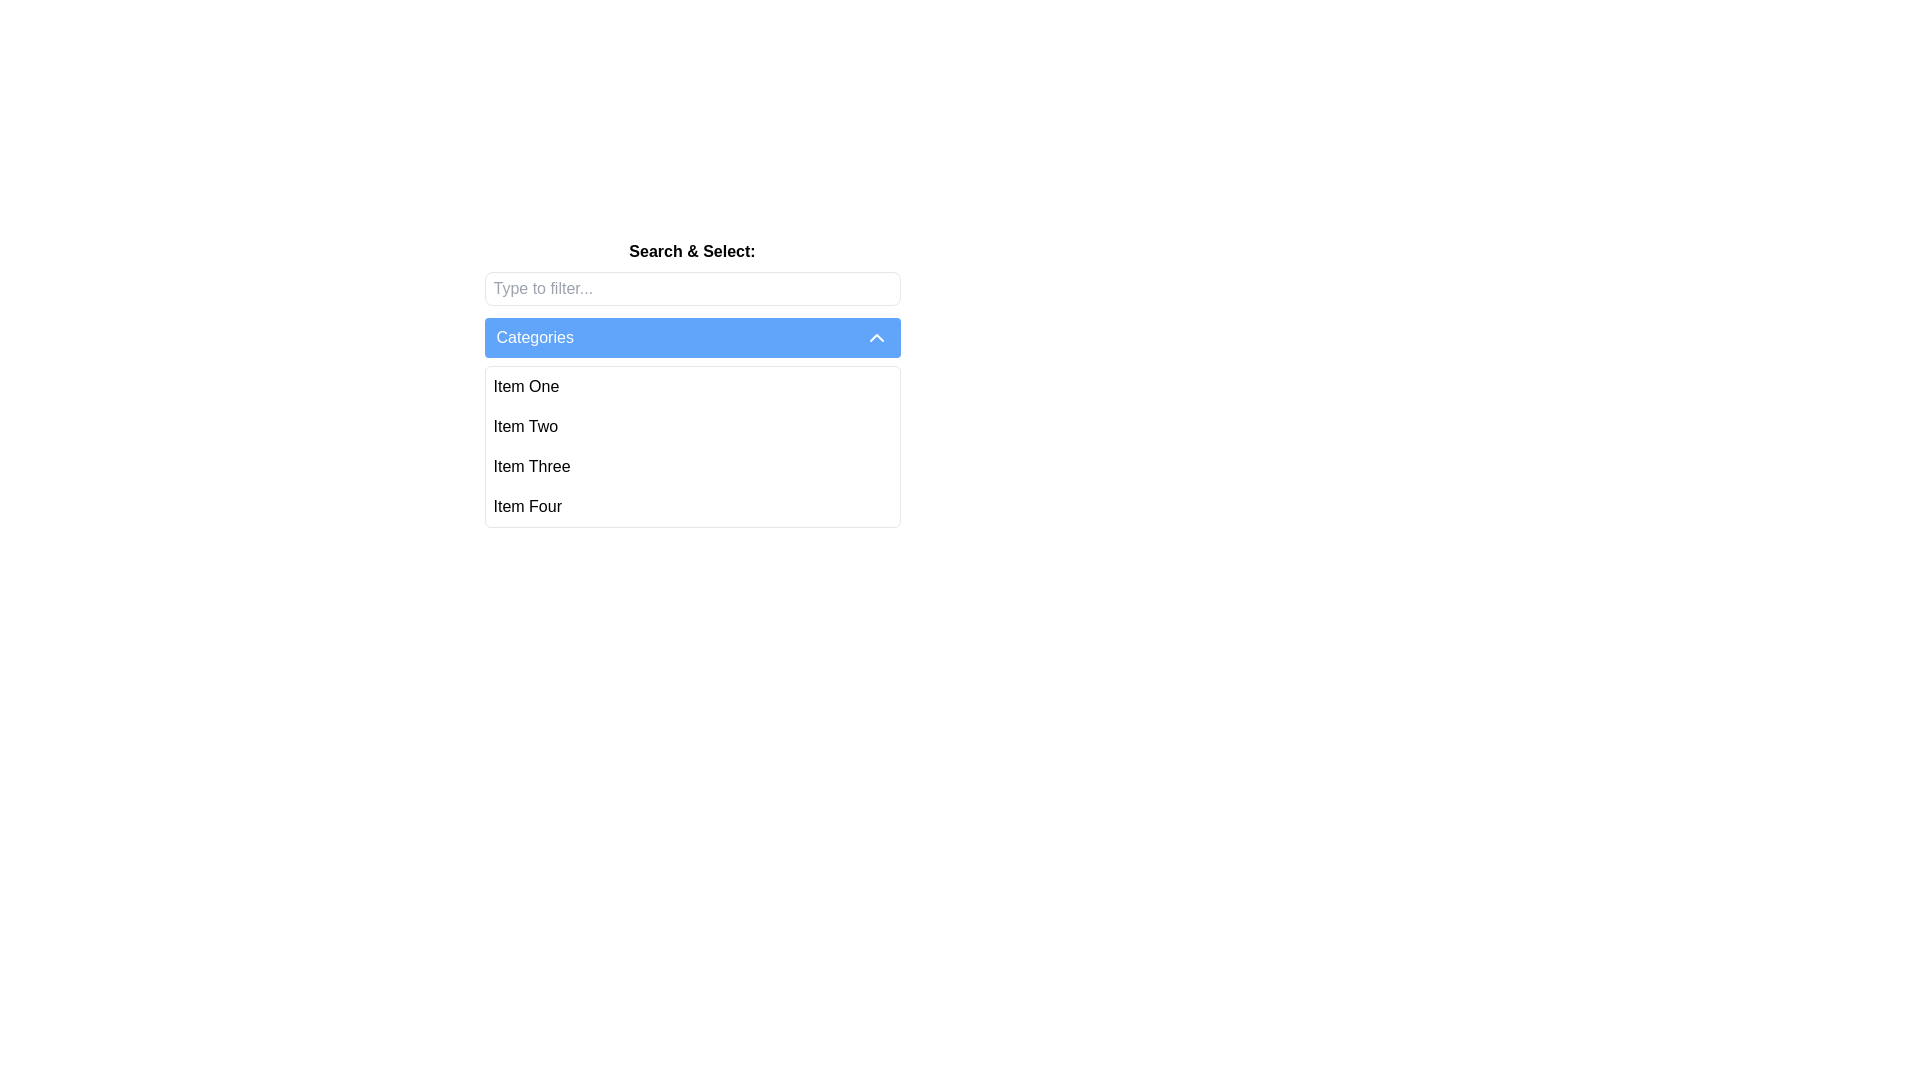 This screenshot has width=1920, height=1080. I want to click on the List Item displaying 'Item One' in the dropdown menu, so click(692, 386).